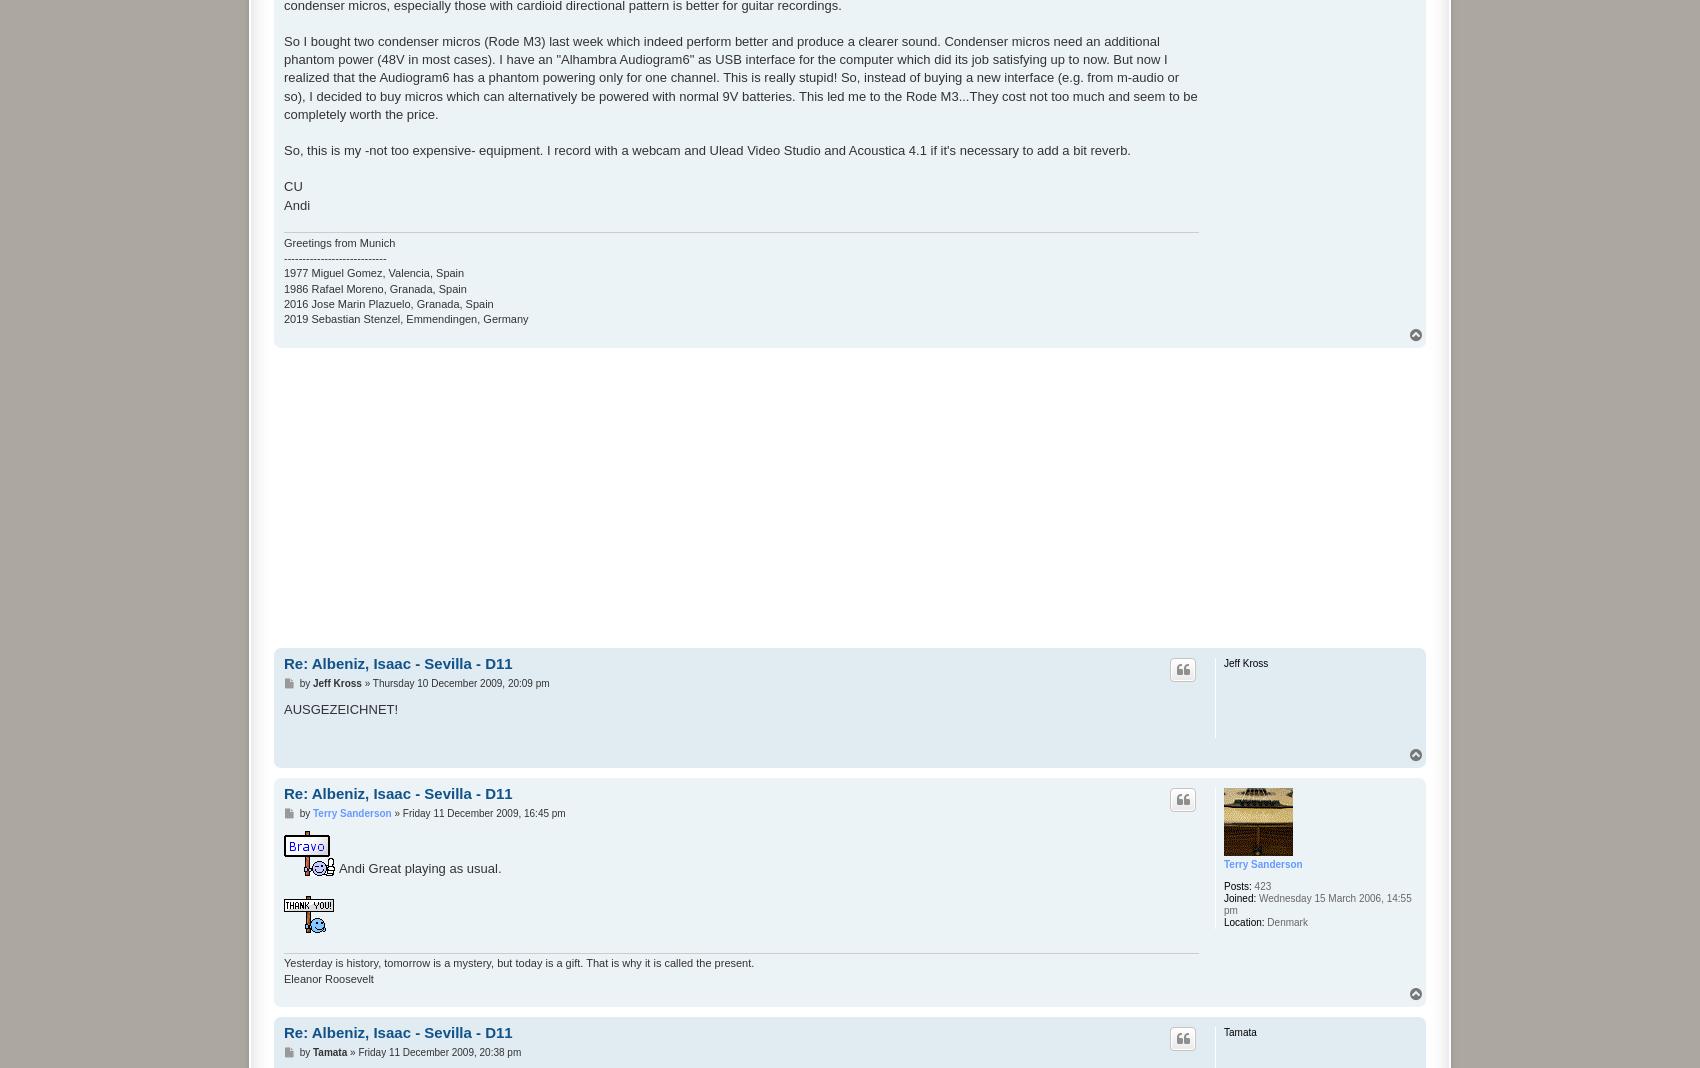  Describe the element at coordinates (284, 150) in the screenshot. I see `'So, this is my -not too expensive- equipment. I record with a webcam and Ulead Video Studio and Acoustica 4.1 if it's necessary to add a bit reverb.'` at that location.